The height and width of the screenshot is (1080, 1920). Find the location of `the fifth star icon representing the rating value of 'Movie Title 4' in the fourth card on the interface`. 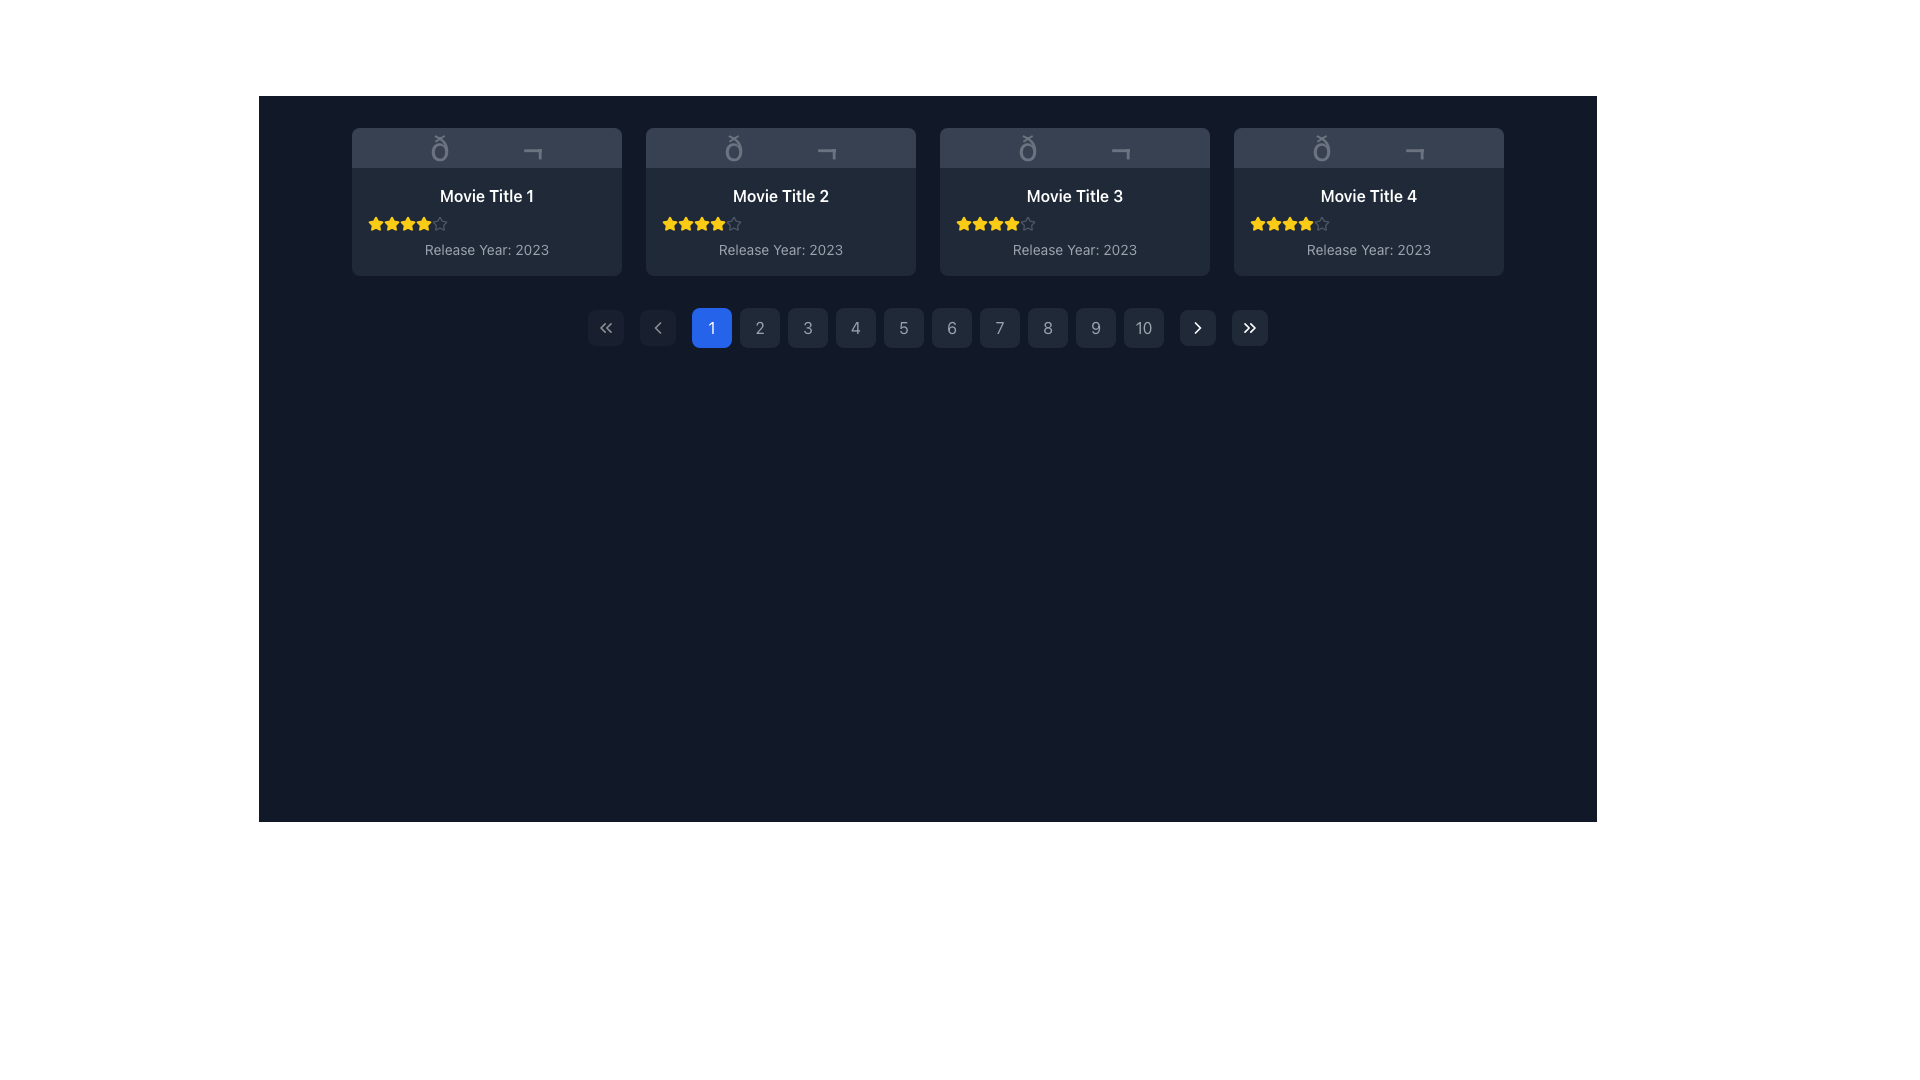

the fifth star icon representing the rating value of 'Movie Title 4' in the fourth card on the interface is located at coordinates (1305, 223).